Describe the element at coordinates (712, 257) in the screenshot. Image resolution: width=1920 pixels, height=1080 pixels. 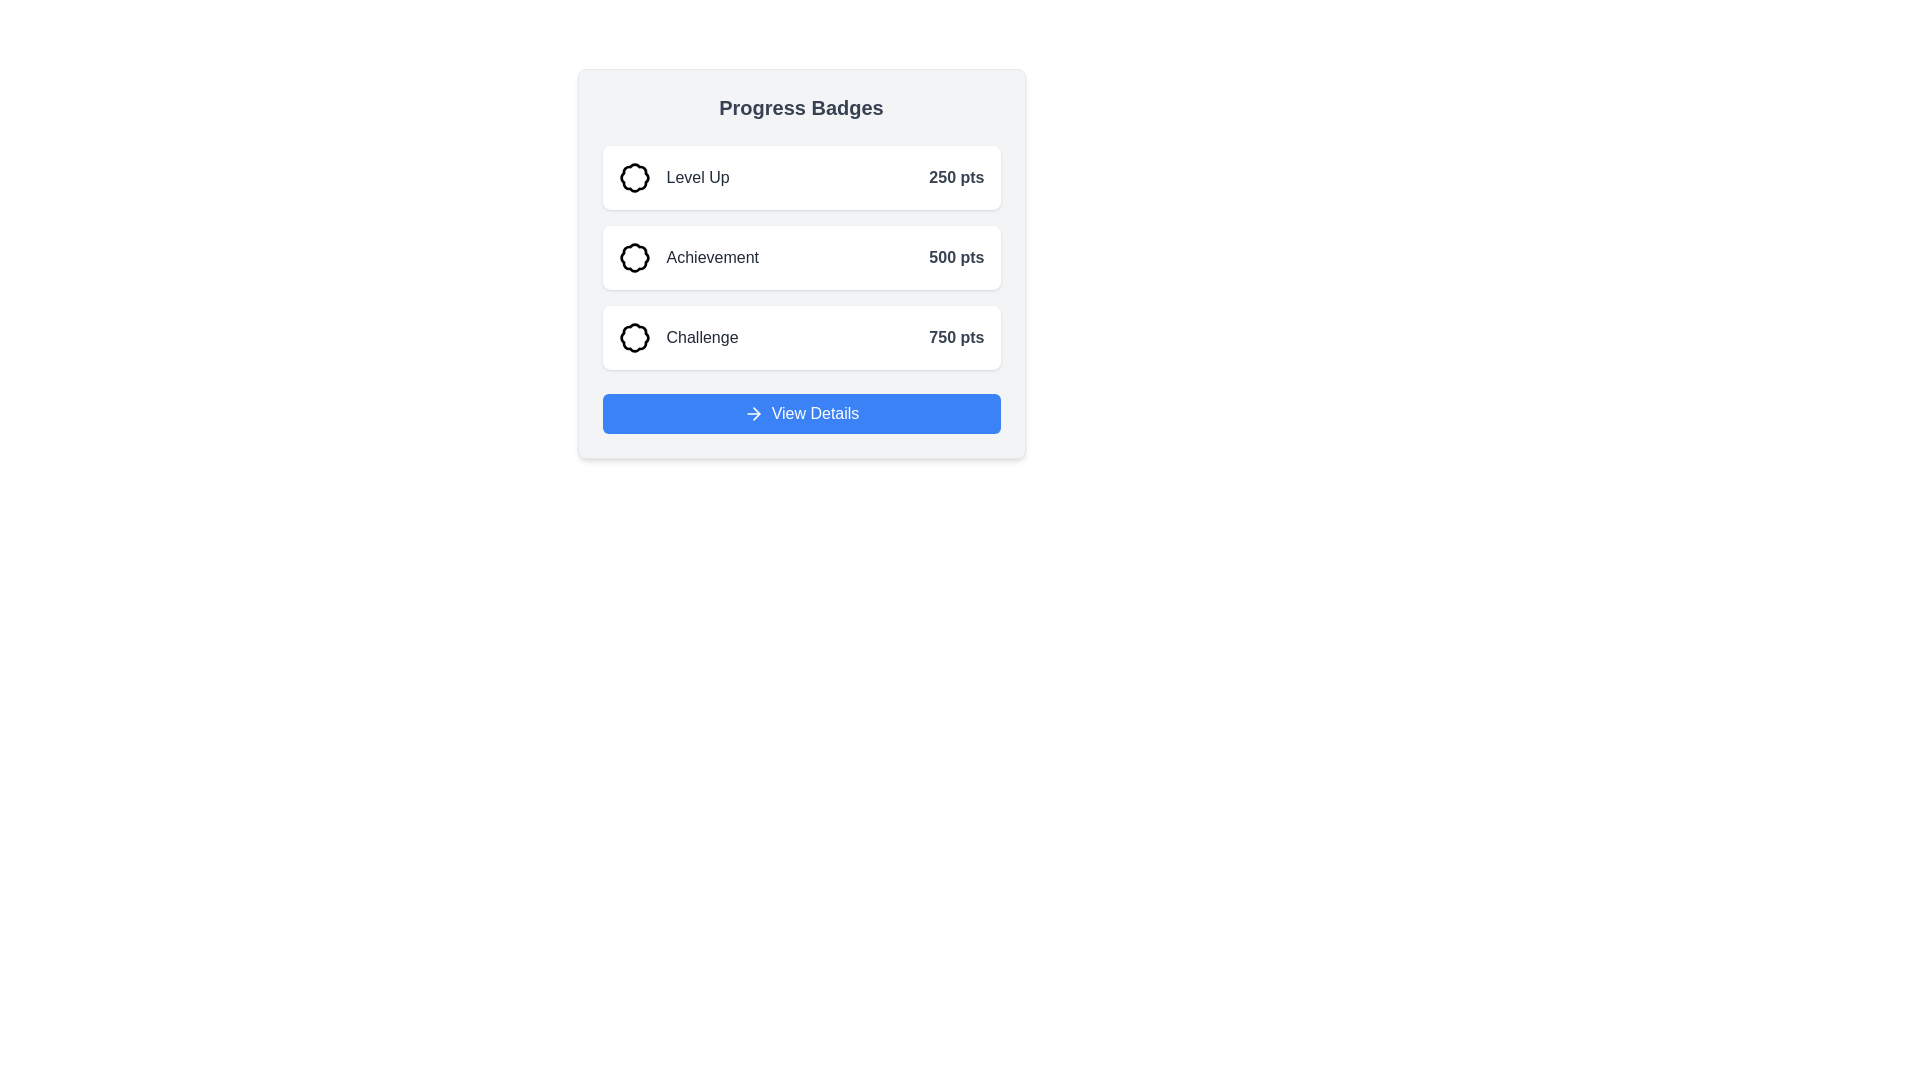
I see `the second textual label in the 'Progress Badges' display, which describes the specific achievement category and is positioned below the 'Level Up' item and above the 'Challenge' item` at that location.